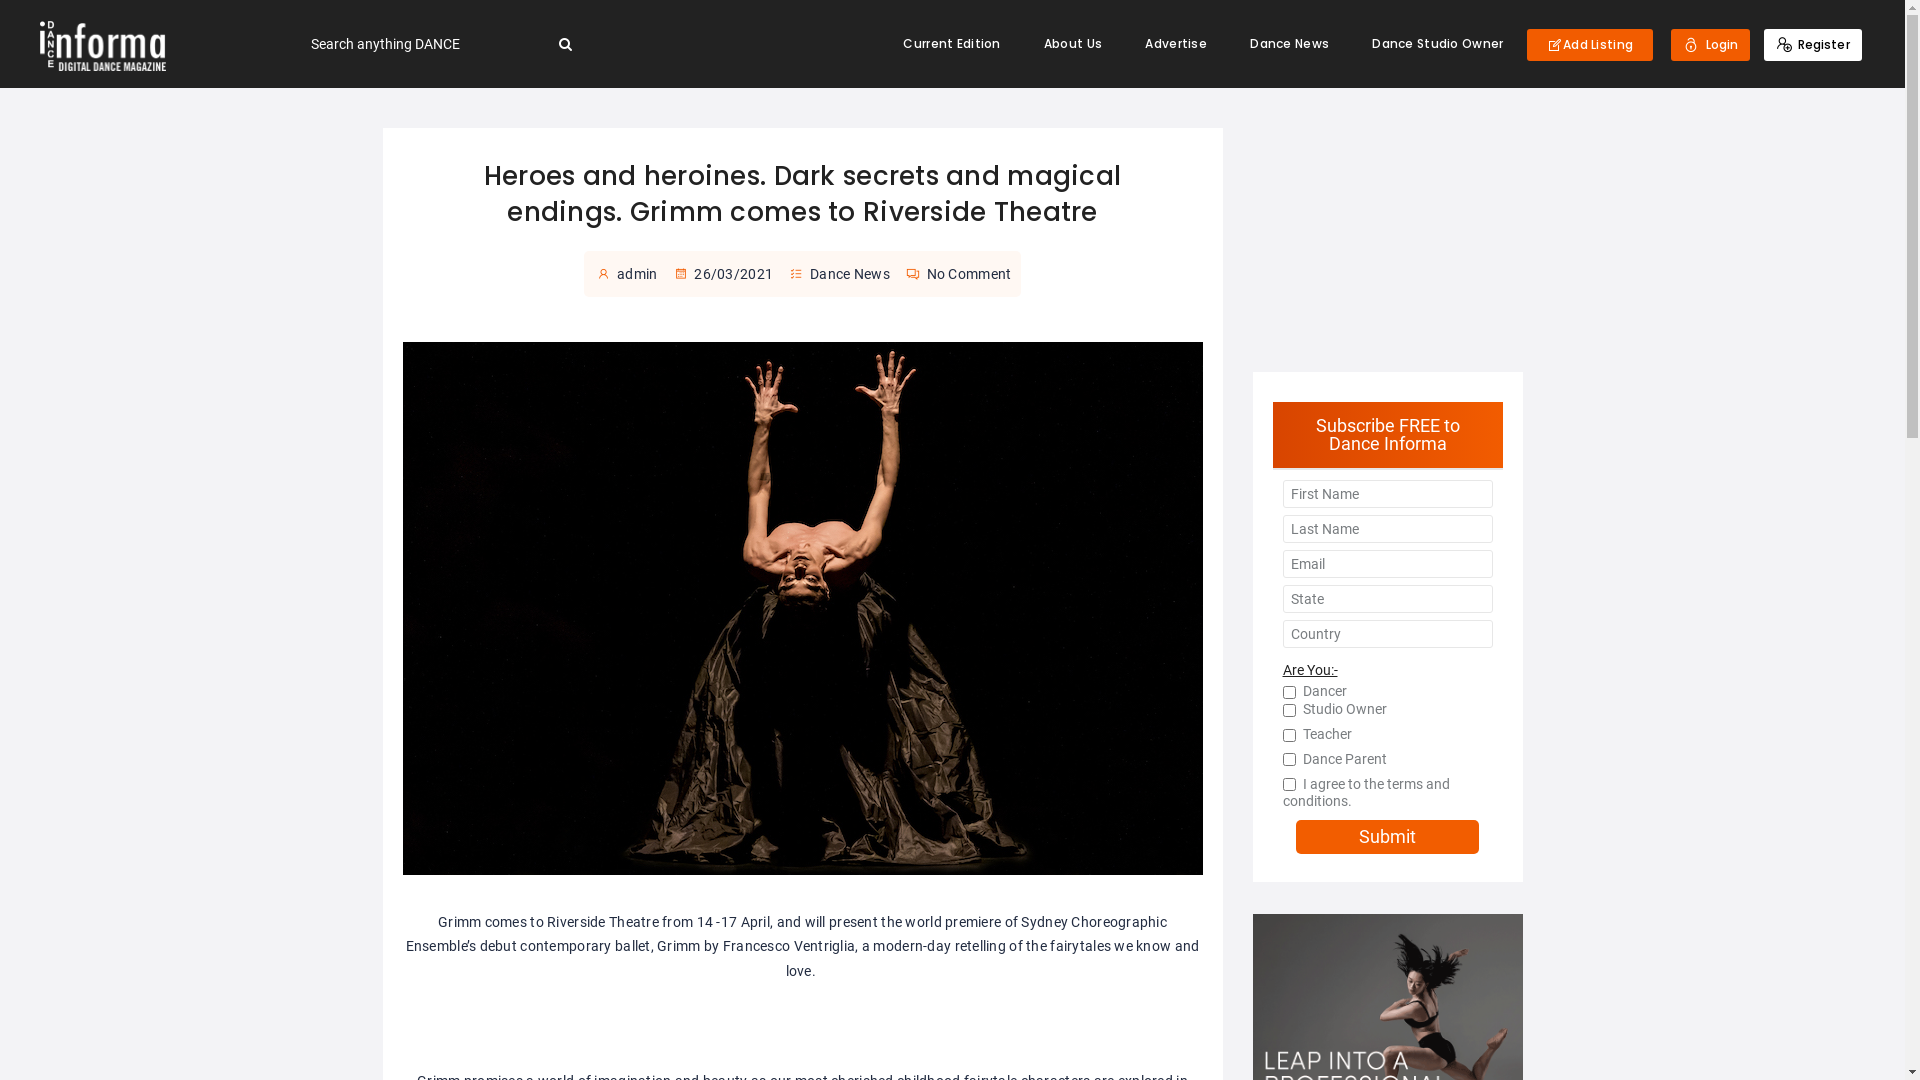 This screenshot has height=1080, width=1920. What do you see at coordinates (950, 43) in the screenshot?
I see `'Current Edition'` at bounding box center [950, 43].